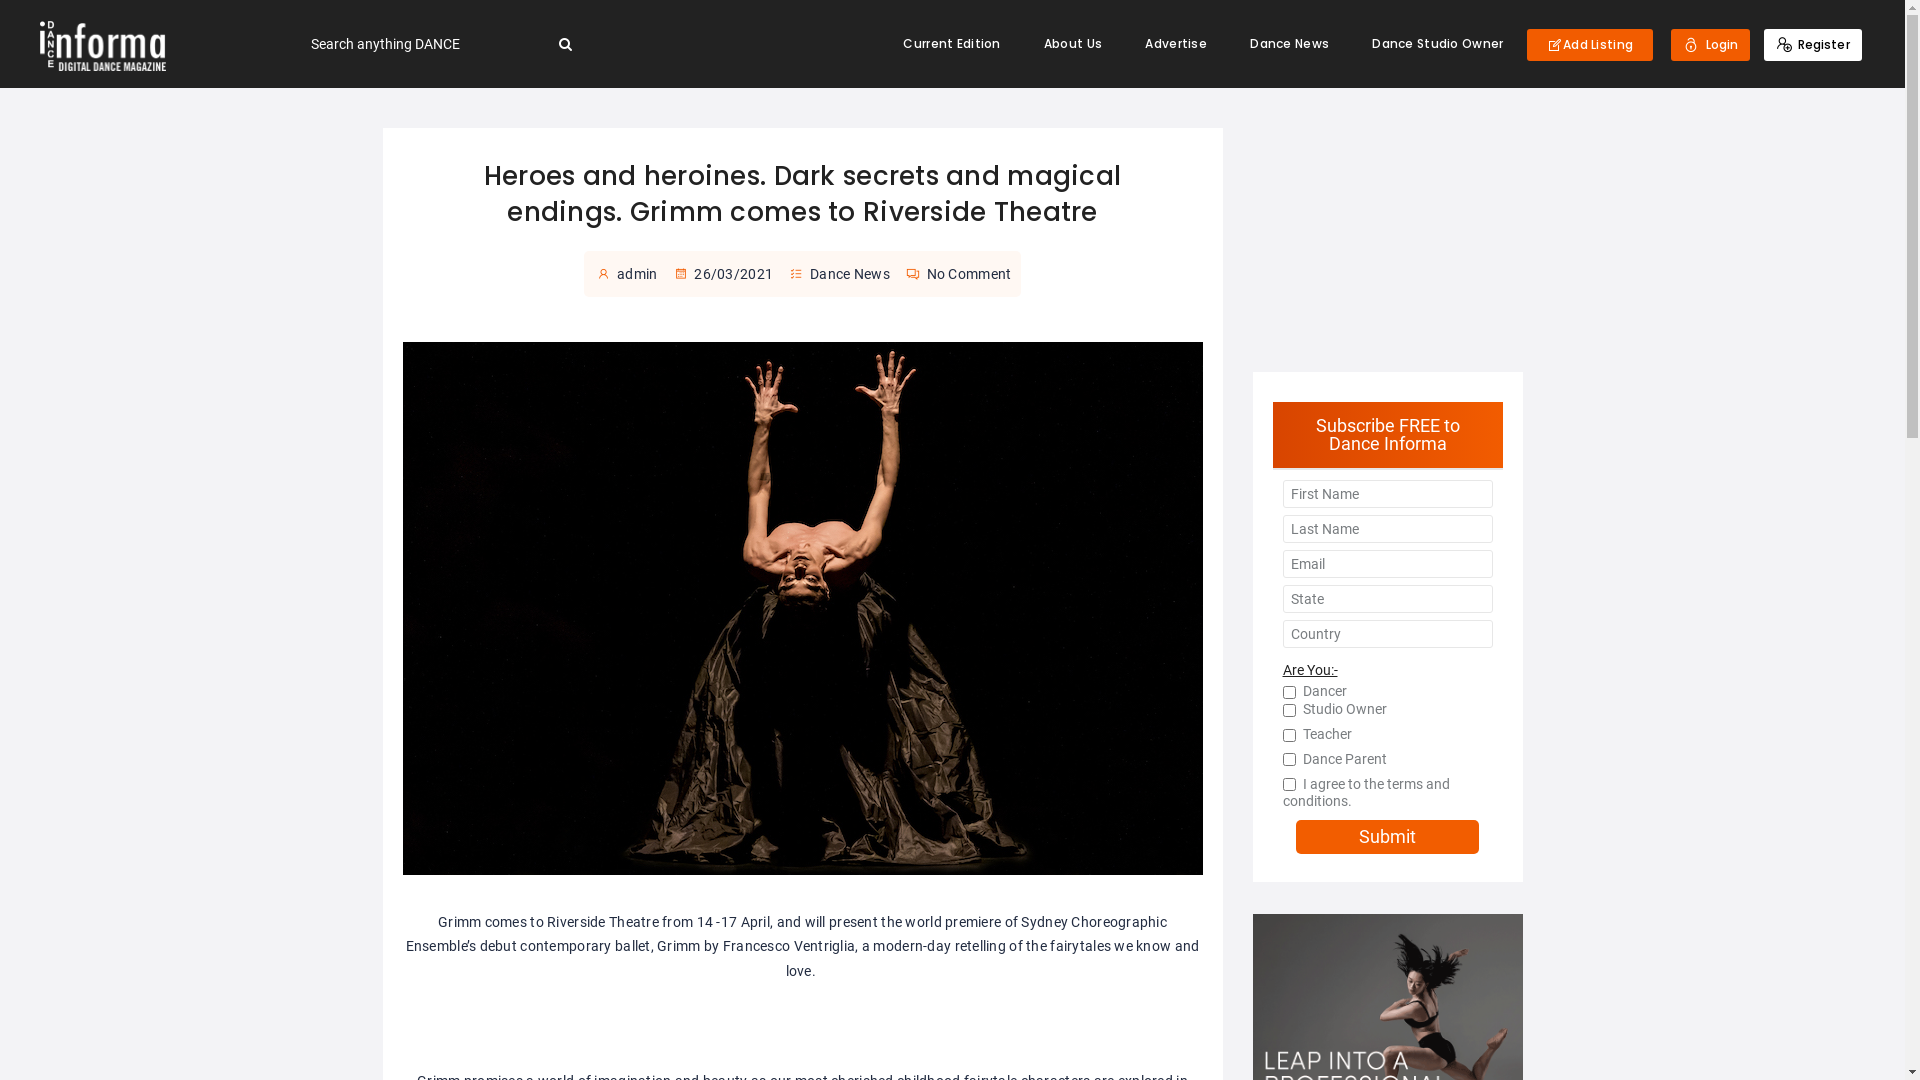 This screenshot has height=1080, width=1920. What do you see at coordinates (950, 43) in the screenshot?
I see `'Current Edition'` at bounding box center [950, 43].